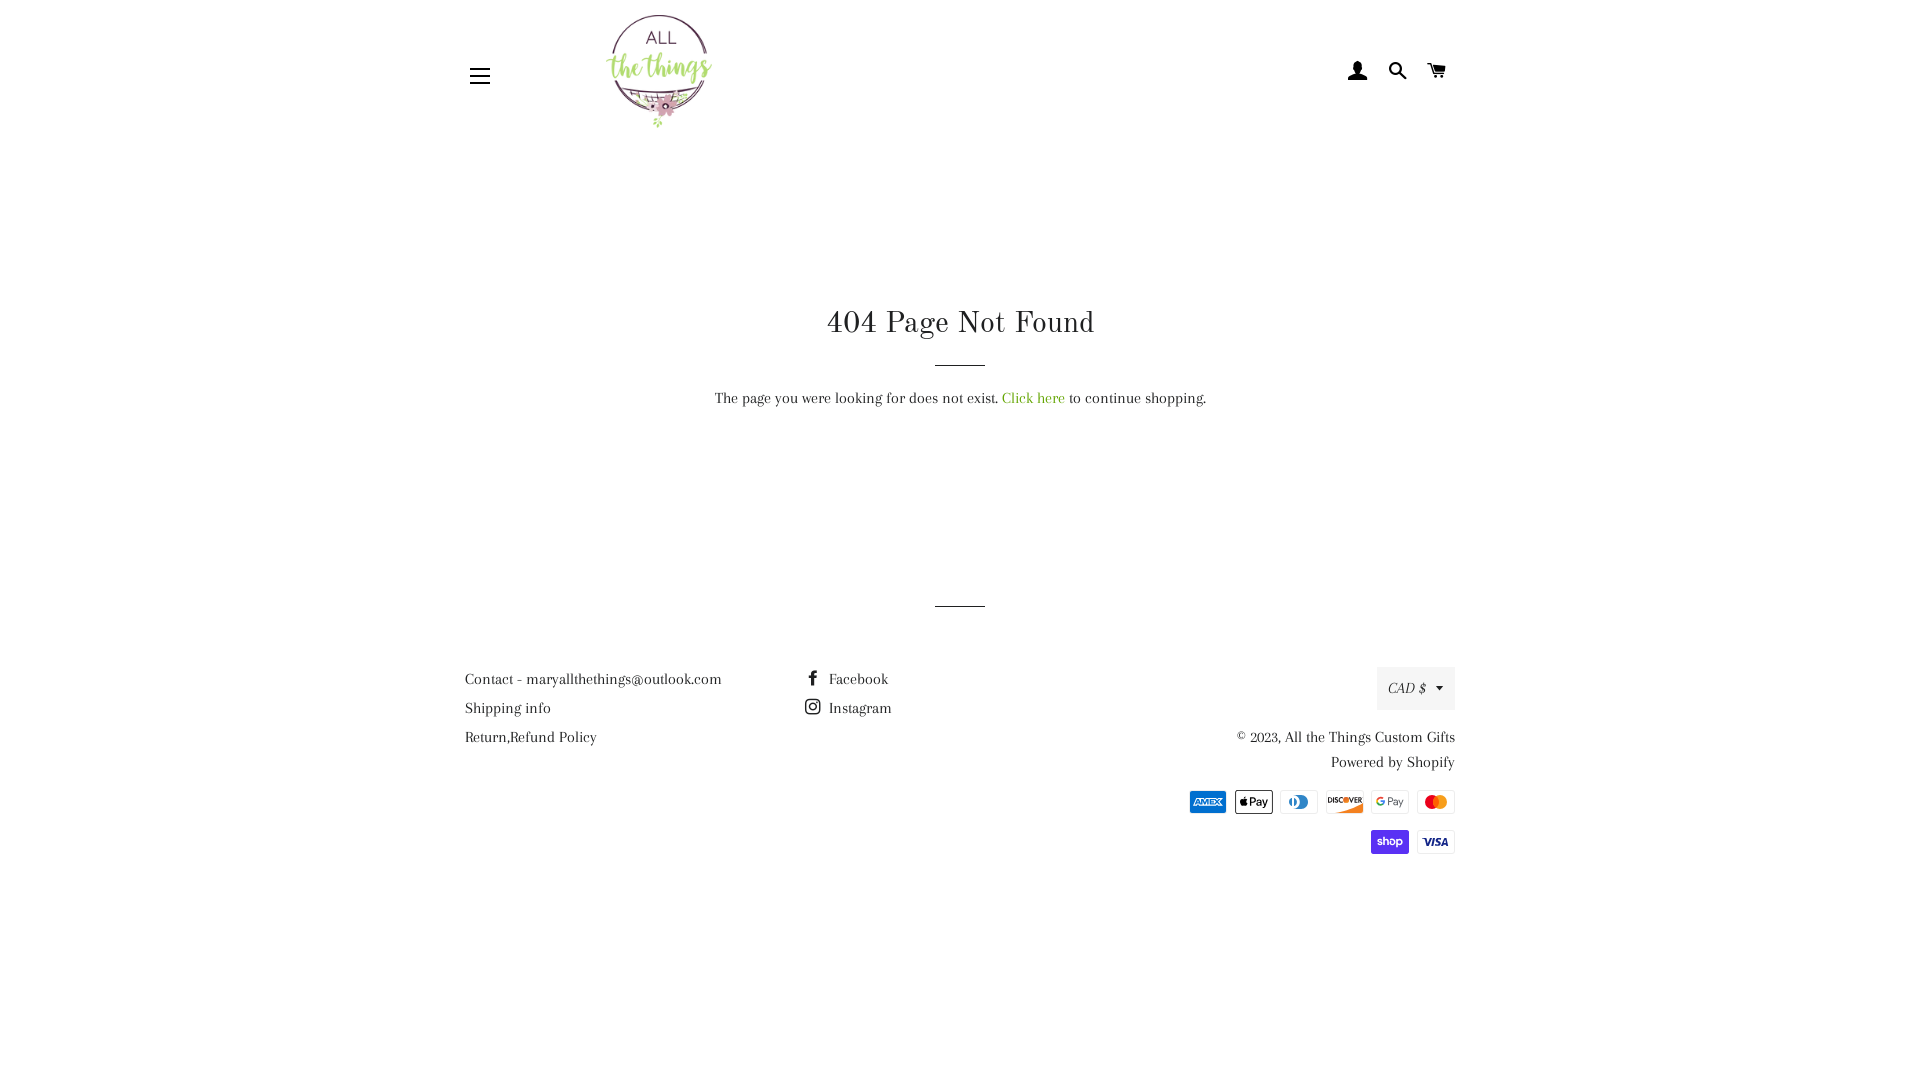  Describe the element at coordinates (1436, 69) in the screenshot. I see `'CART'` at that location.